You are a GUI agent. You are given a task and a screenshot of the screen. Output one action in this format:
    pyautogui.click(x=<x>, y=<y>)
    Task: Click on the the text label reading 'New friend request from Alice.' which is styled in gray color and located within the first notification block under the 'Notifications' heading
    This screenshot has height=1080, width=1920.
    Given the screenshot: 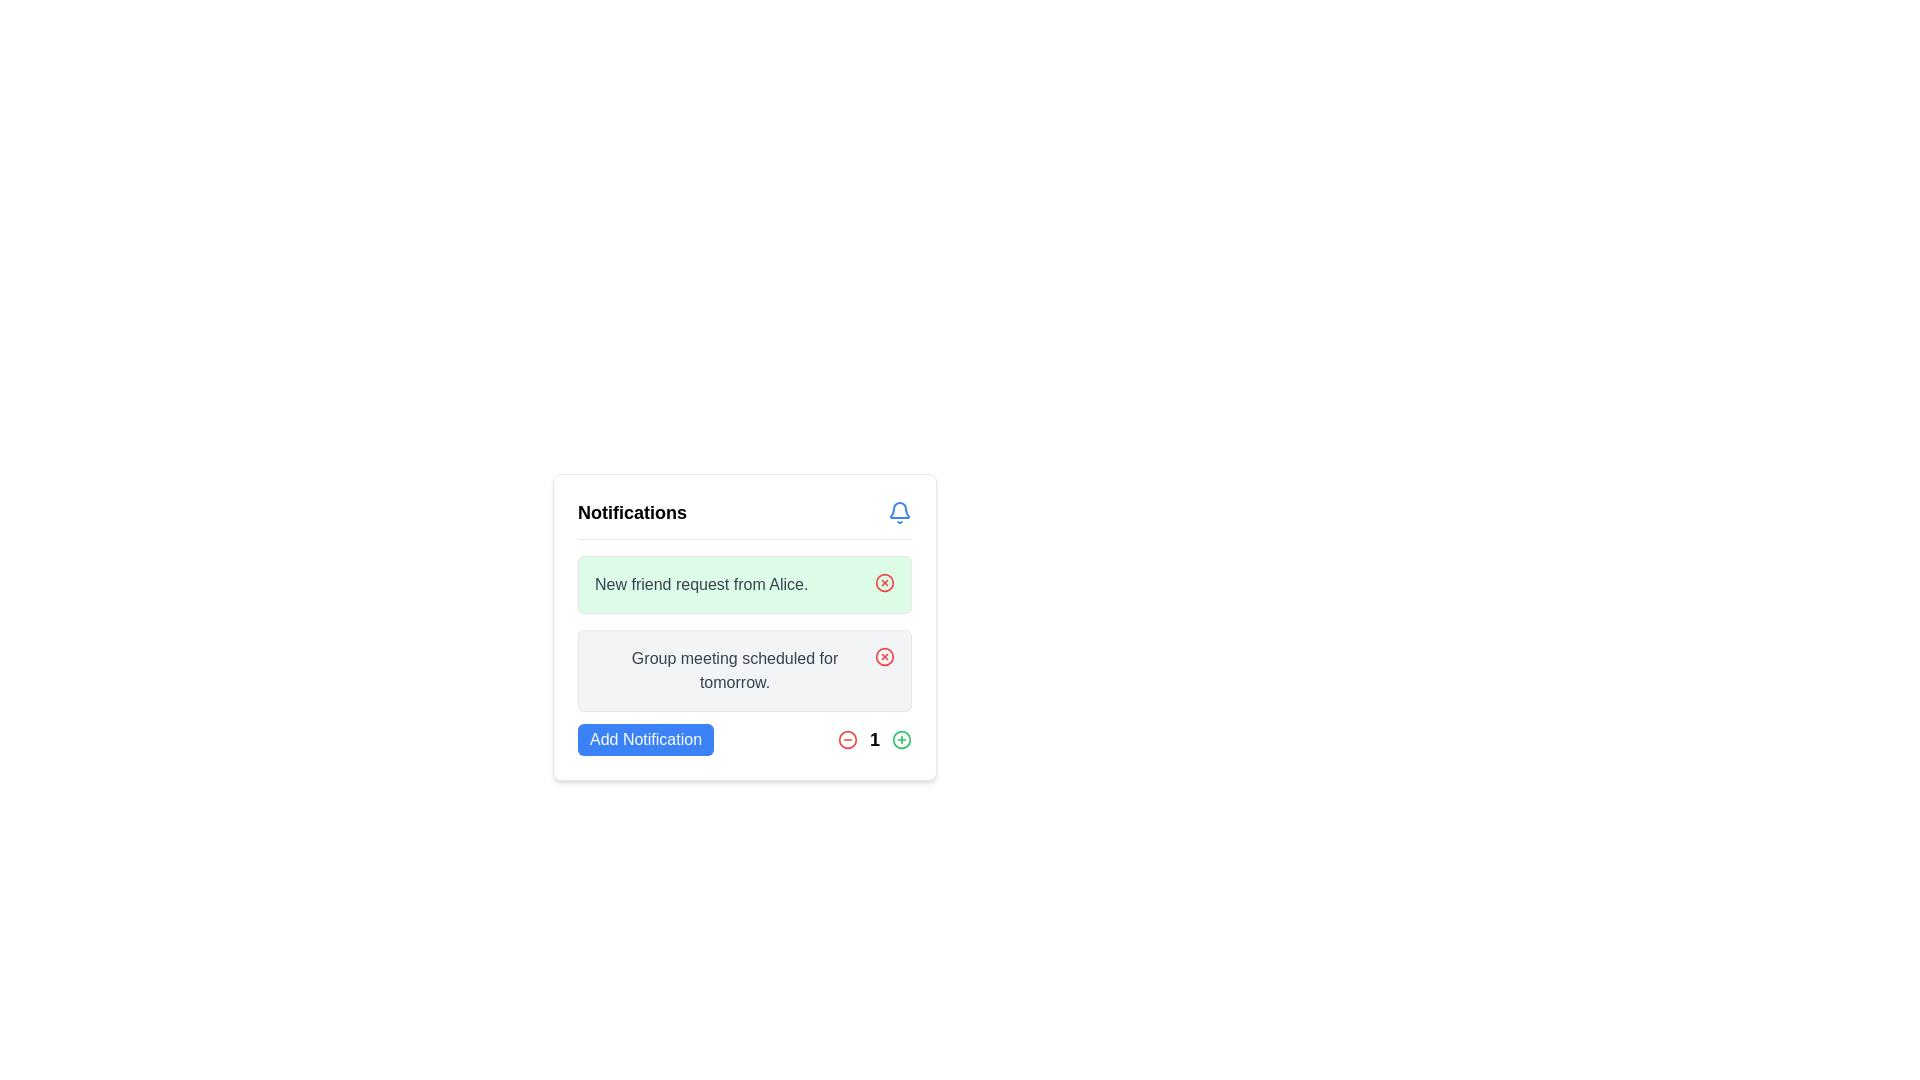 What is the action you would take?
    pyautogui.click(x=701, y=585)
    